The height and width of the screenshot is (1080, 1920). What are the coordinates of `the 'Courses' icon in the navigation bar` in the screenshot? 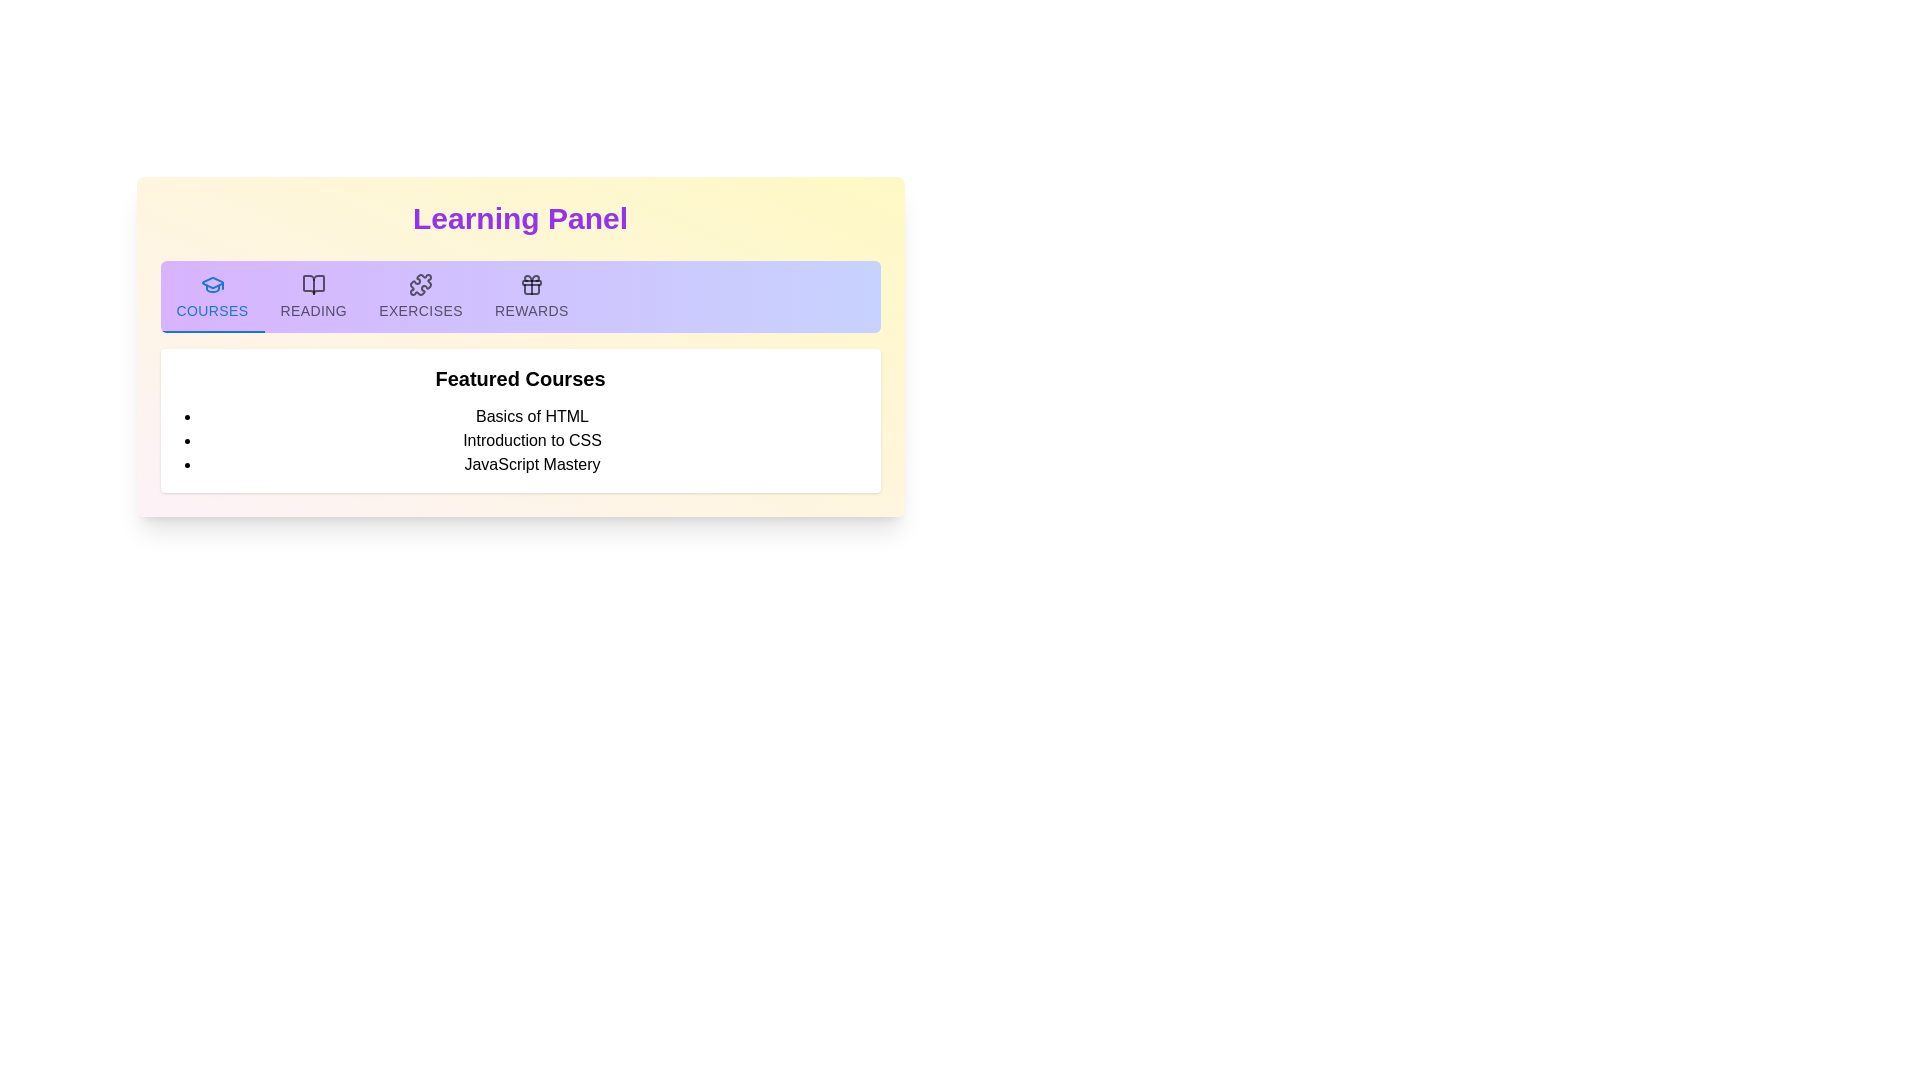 It's located at (212, 285).